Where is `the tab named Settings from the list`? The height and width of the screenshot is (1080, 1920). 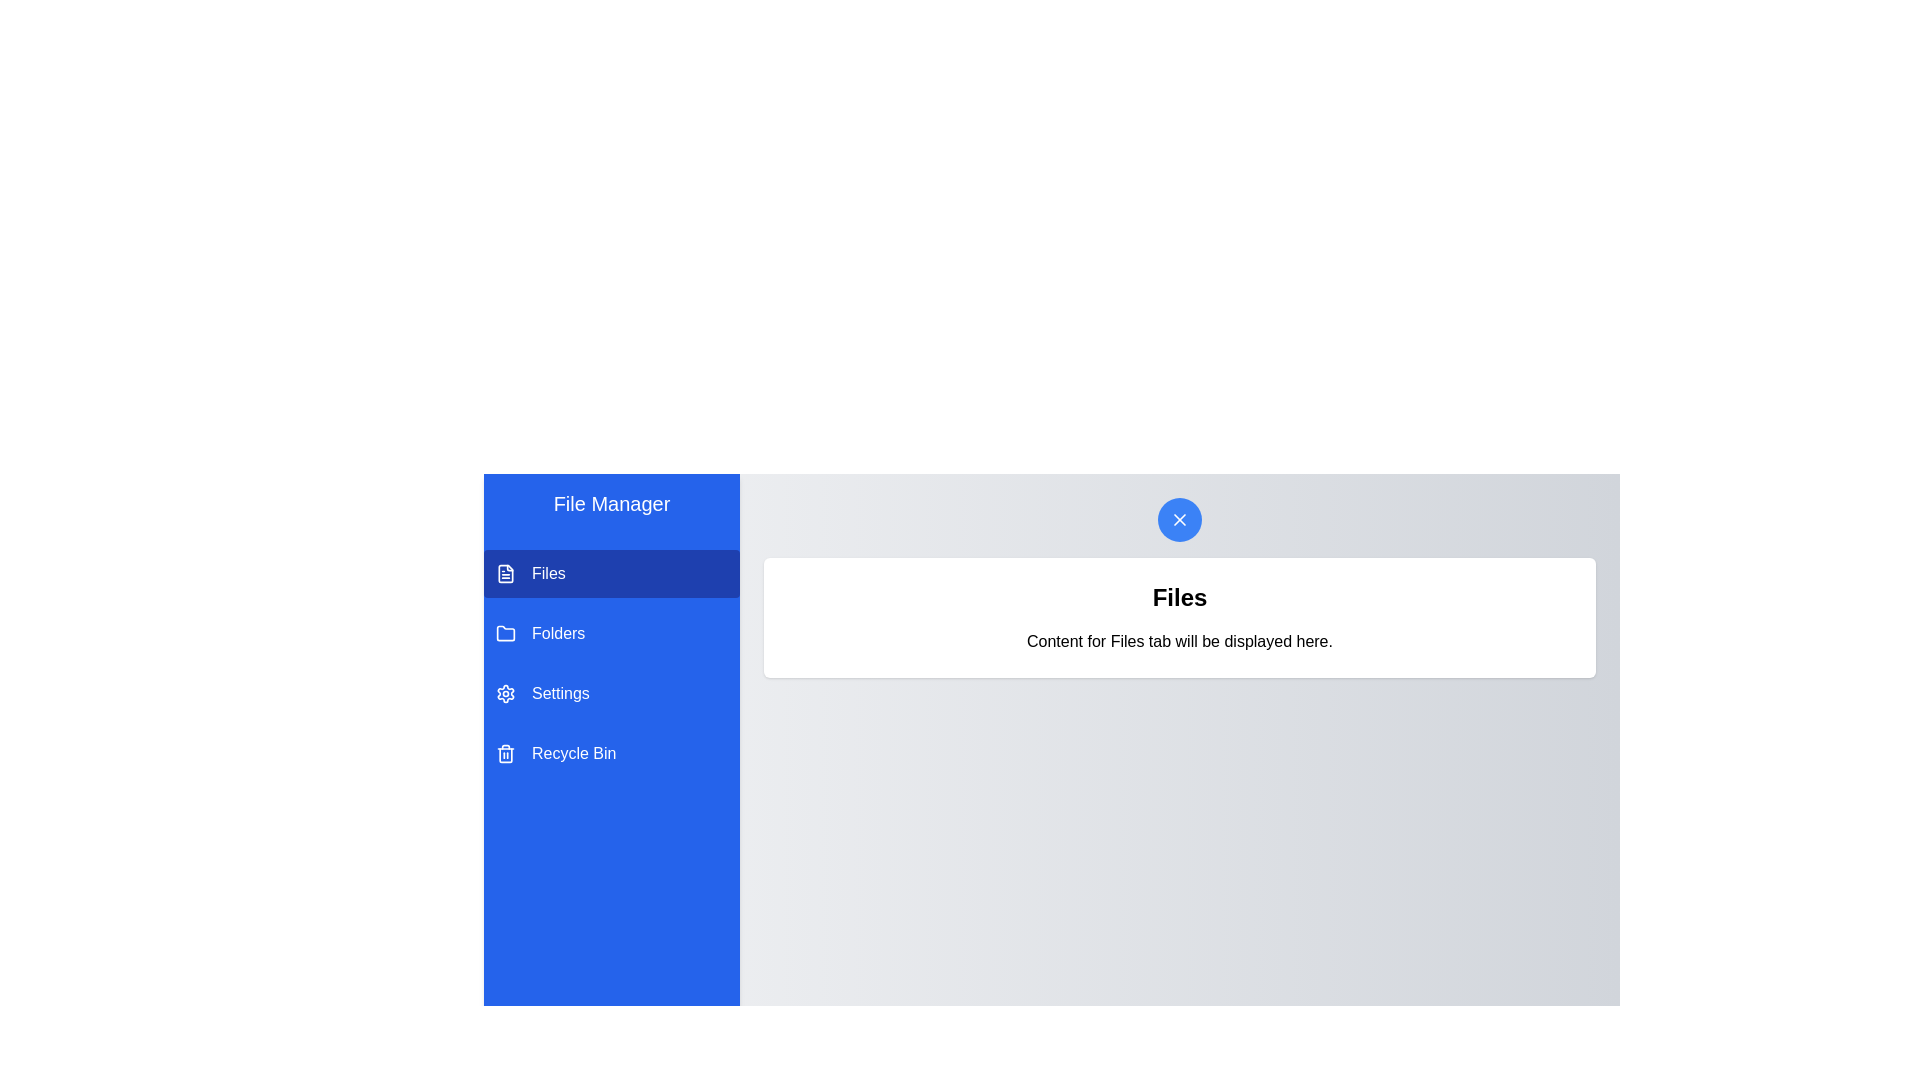 the tab named Settings from the list is located at coordinates (610, 693).